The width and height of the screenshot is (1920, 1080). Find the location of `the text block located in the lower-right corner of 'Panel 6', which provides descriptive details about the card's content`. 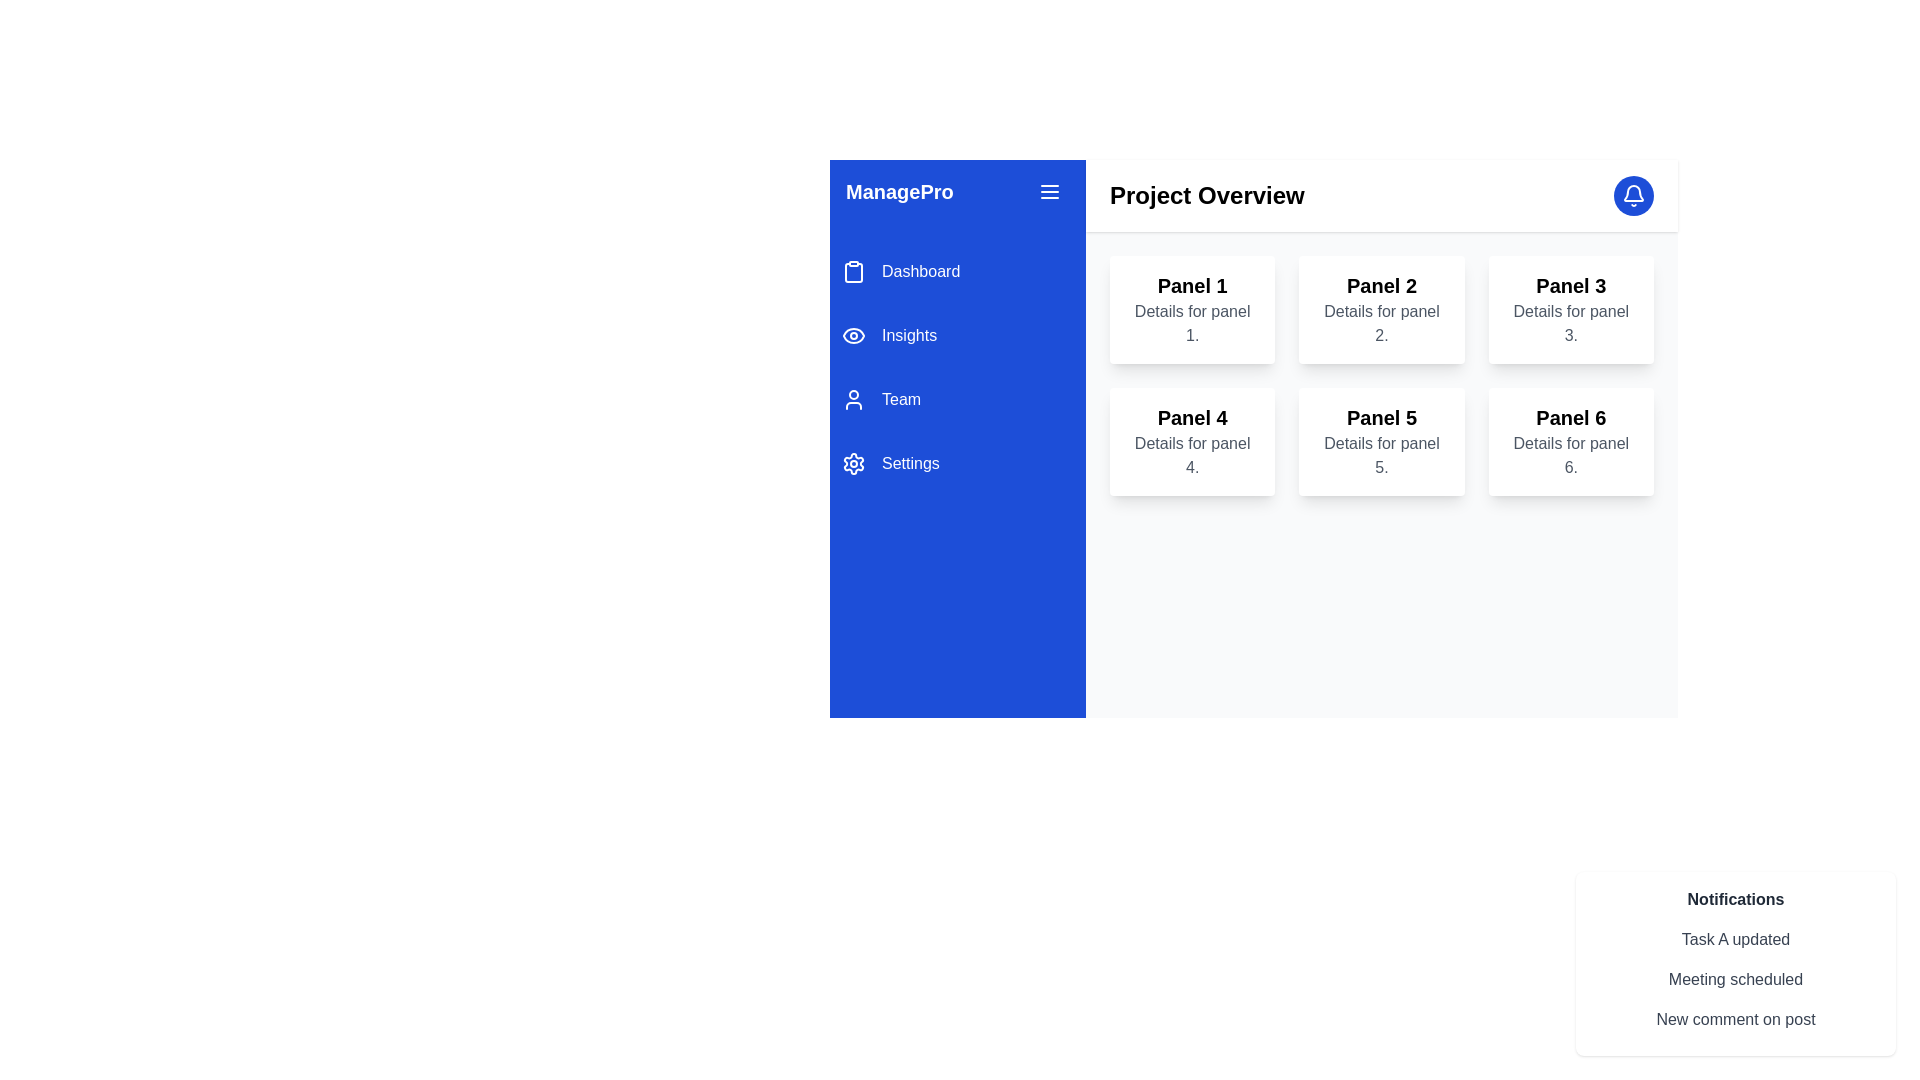

the text block located in the lower-right corner of 'Panel 6', which provides descriptive details about the card's content is located at coordinates (1570, 455).